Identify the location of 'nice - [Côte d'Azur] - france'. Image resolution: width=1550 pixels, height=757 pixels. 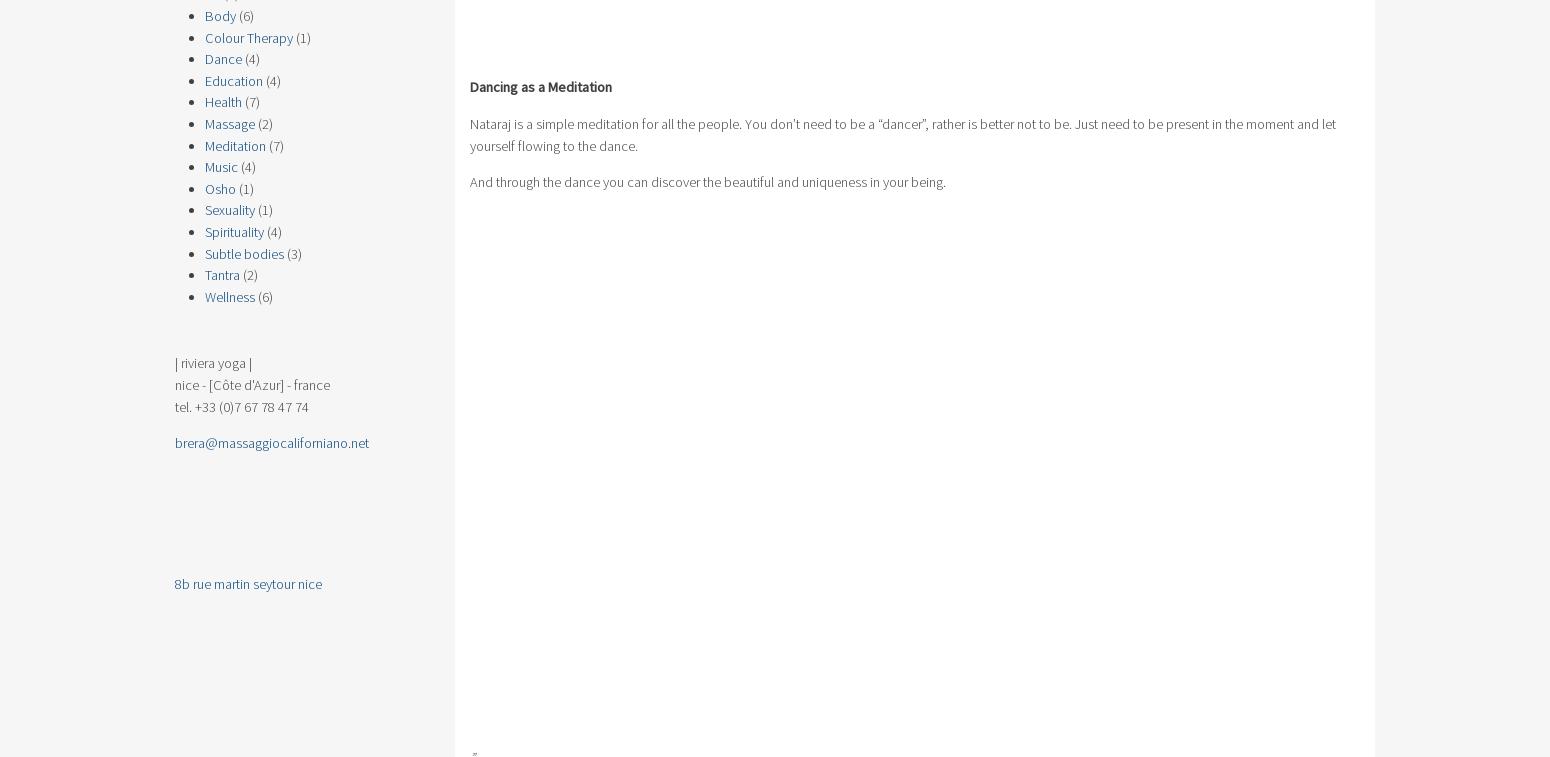
(252, 385).